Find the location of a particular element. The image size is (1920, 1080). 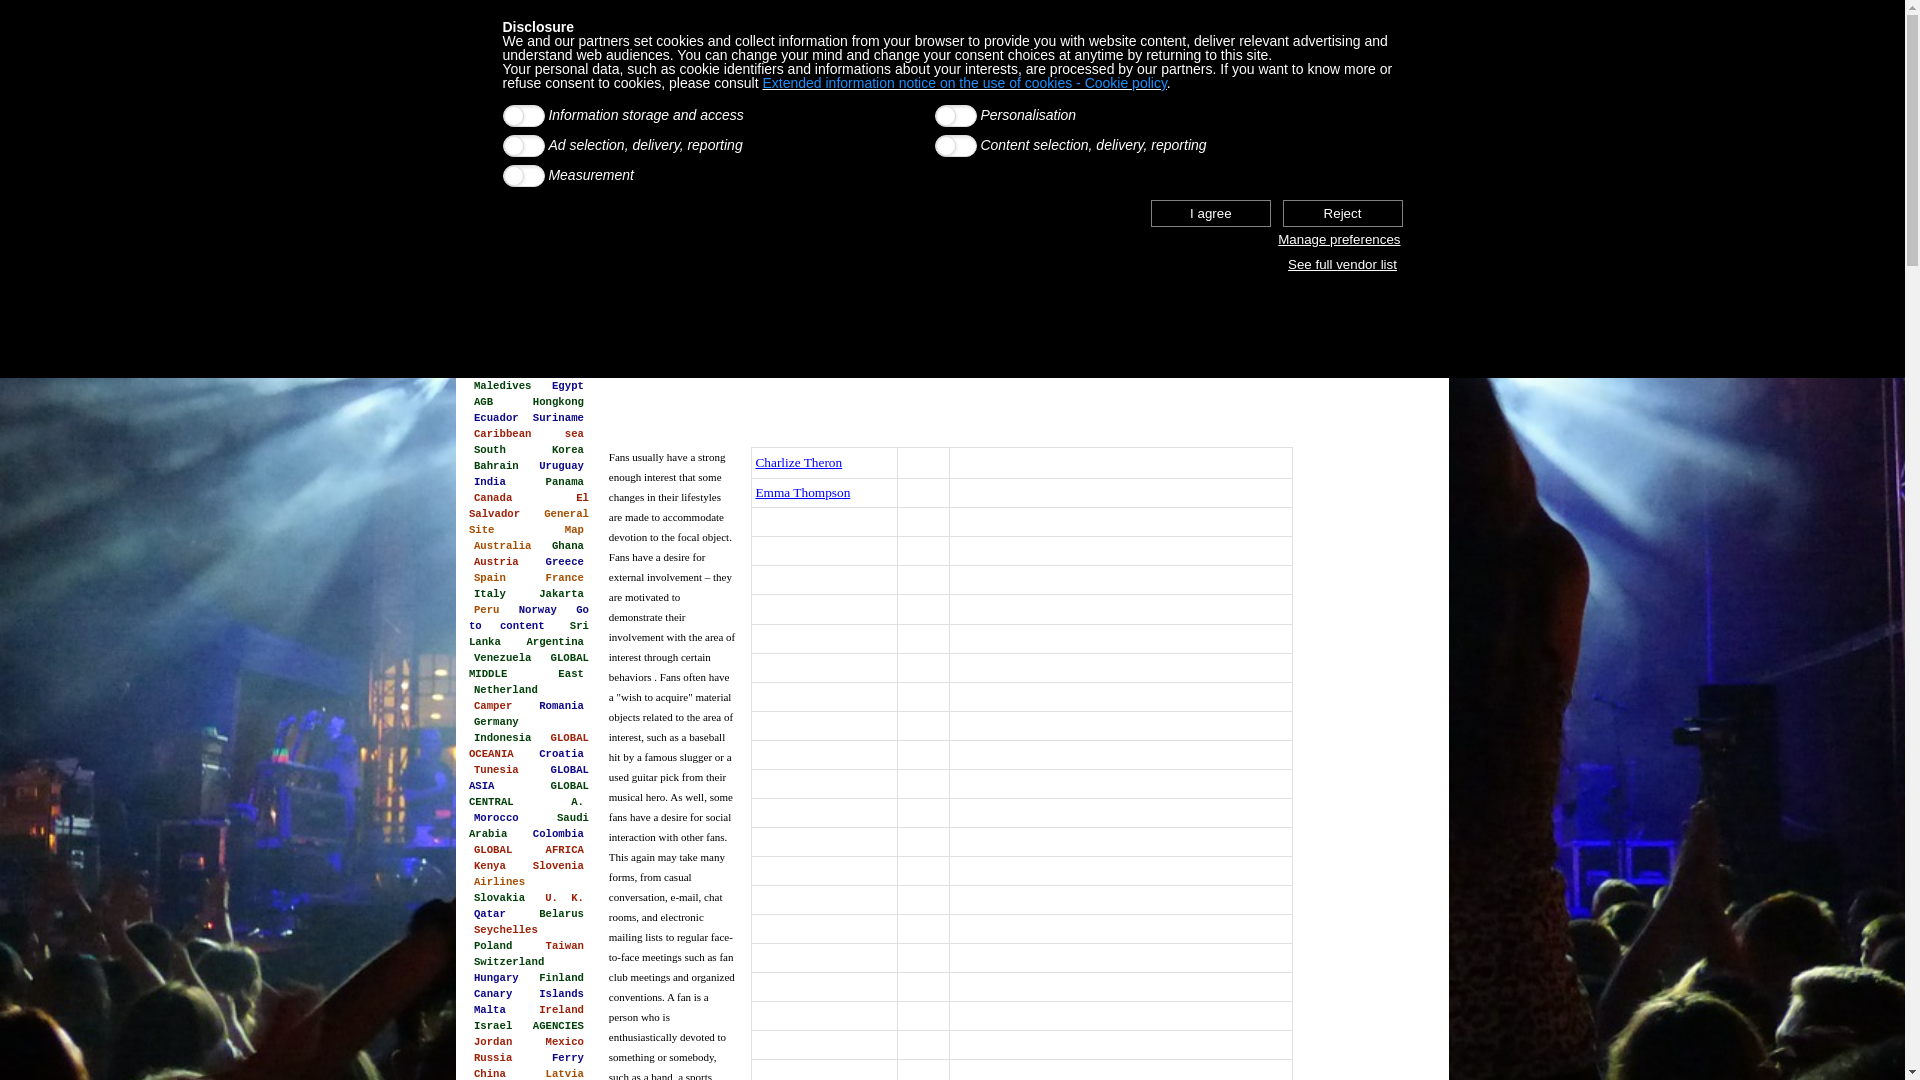

'Panama' is located at coordinates (564, 482).